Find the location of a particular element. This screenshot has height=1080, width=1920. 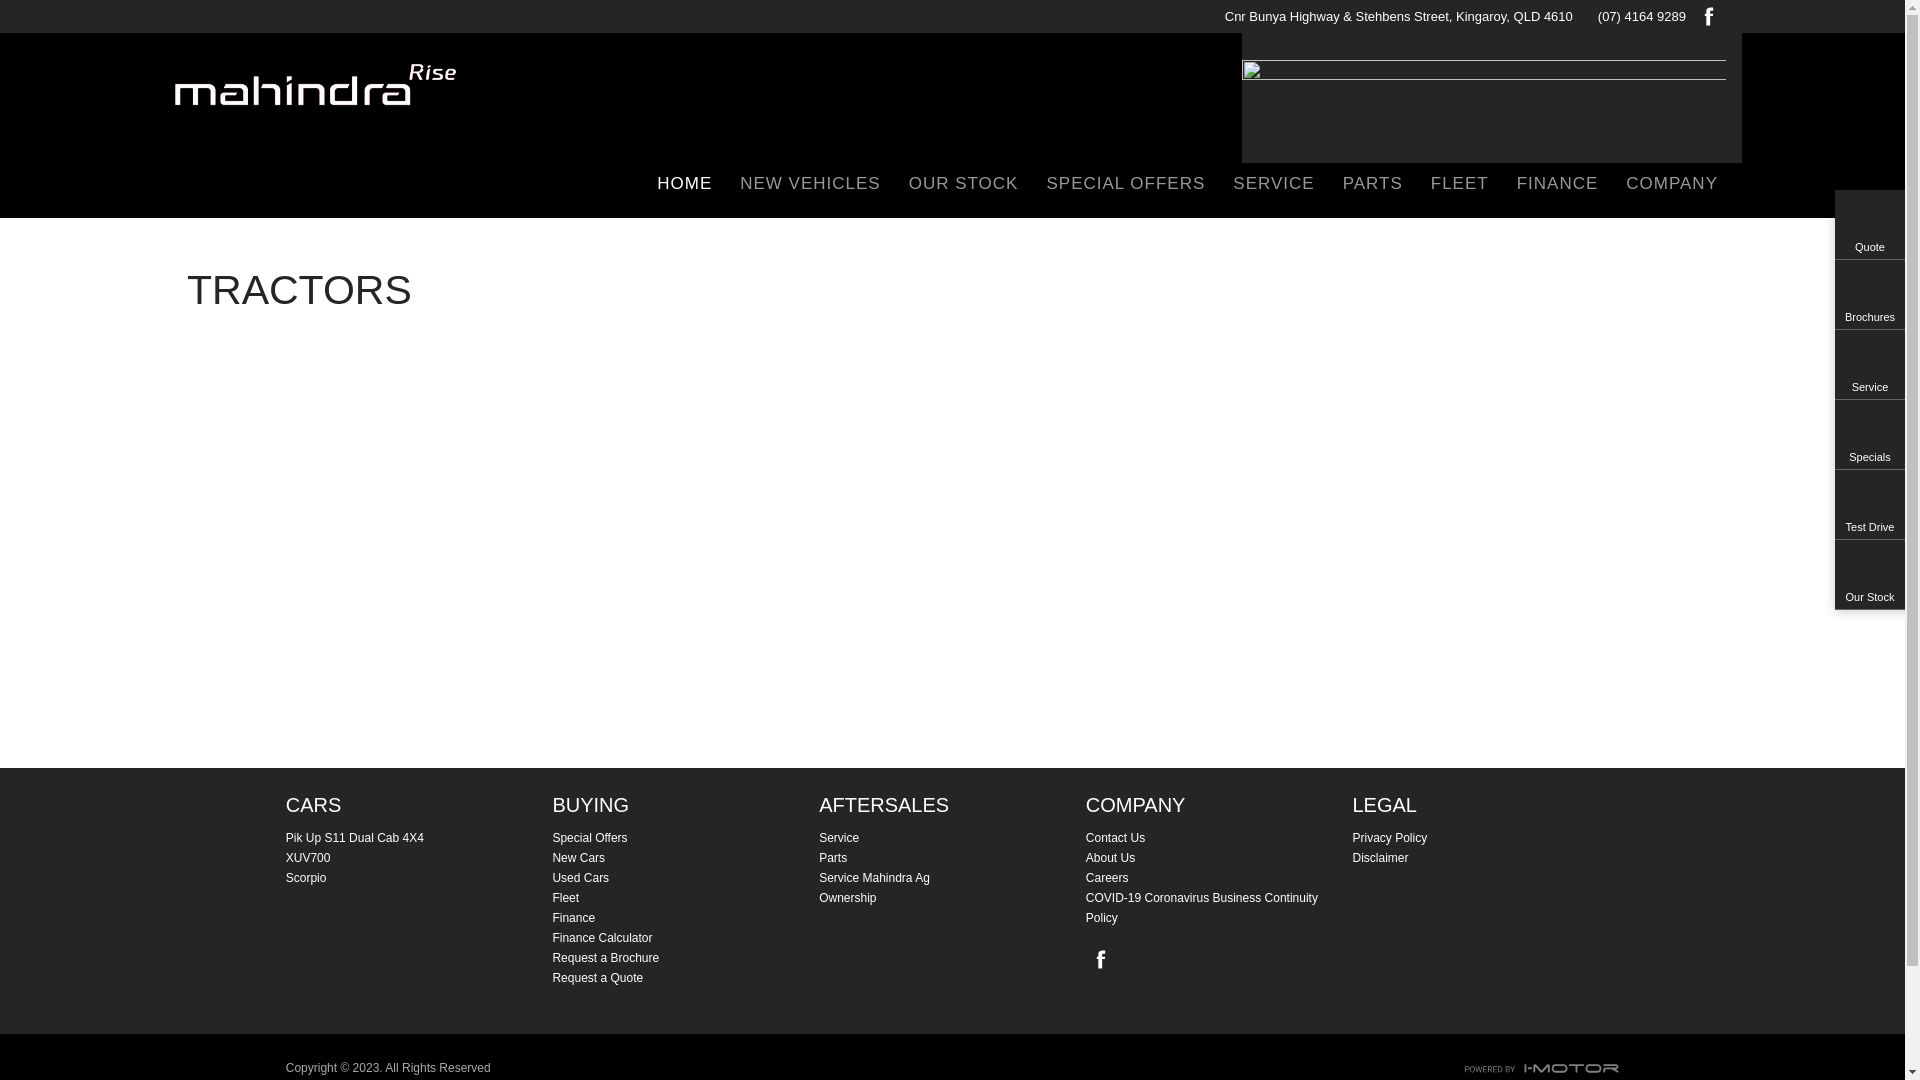

'(07) 4164 9289' is located at coordinates (1641, 16).